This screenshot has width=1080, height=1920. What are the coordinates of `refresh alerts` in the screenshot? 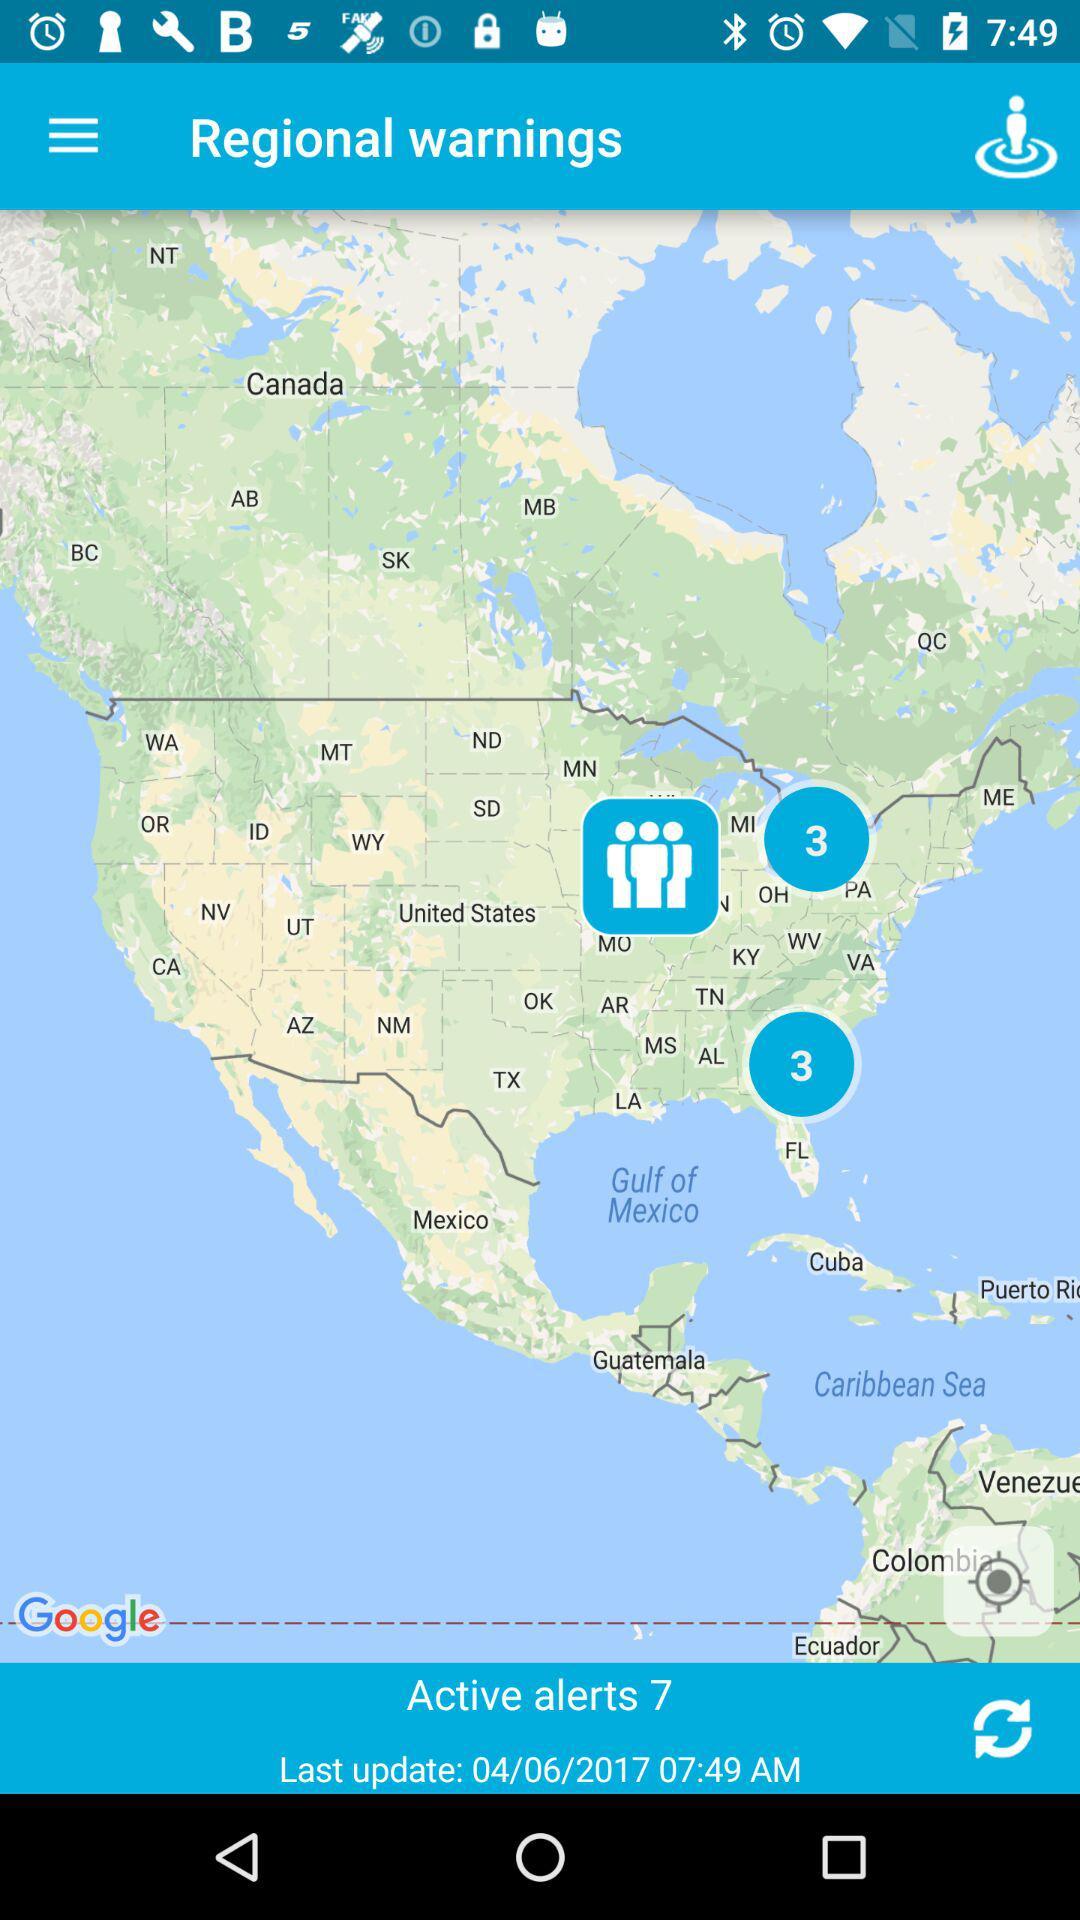 It's located at (1002, 1727).